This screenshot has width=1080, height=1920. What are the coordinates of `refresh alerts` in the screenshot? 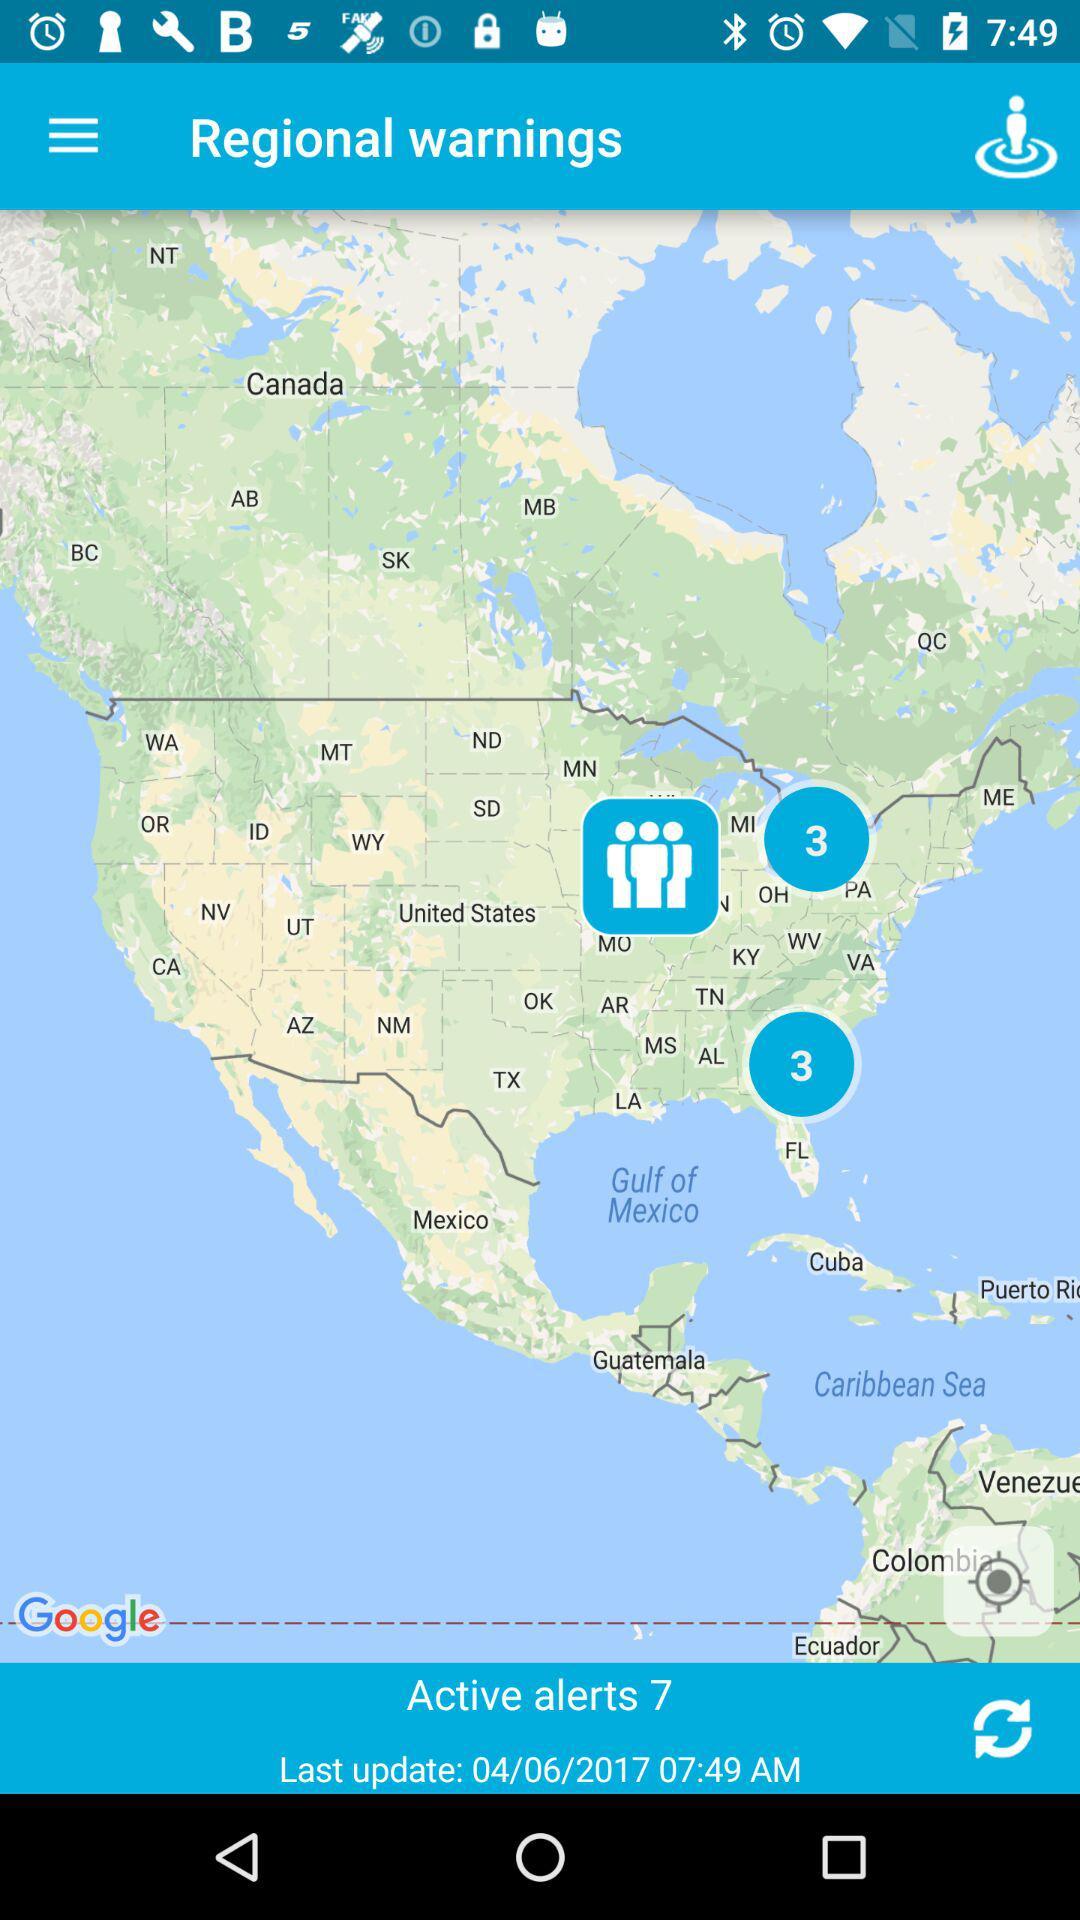 It's located at (1002, 1727).